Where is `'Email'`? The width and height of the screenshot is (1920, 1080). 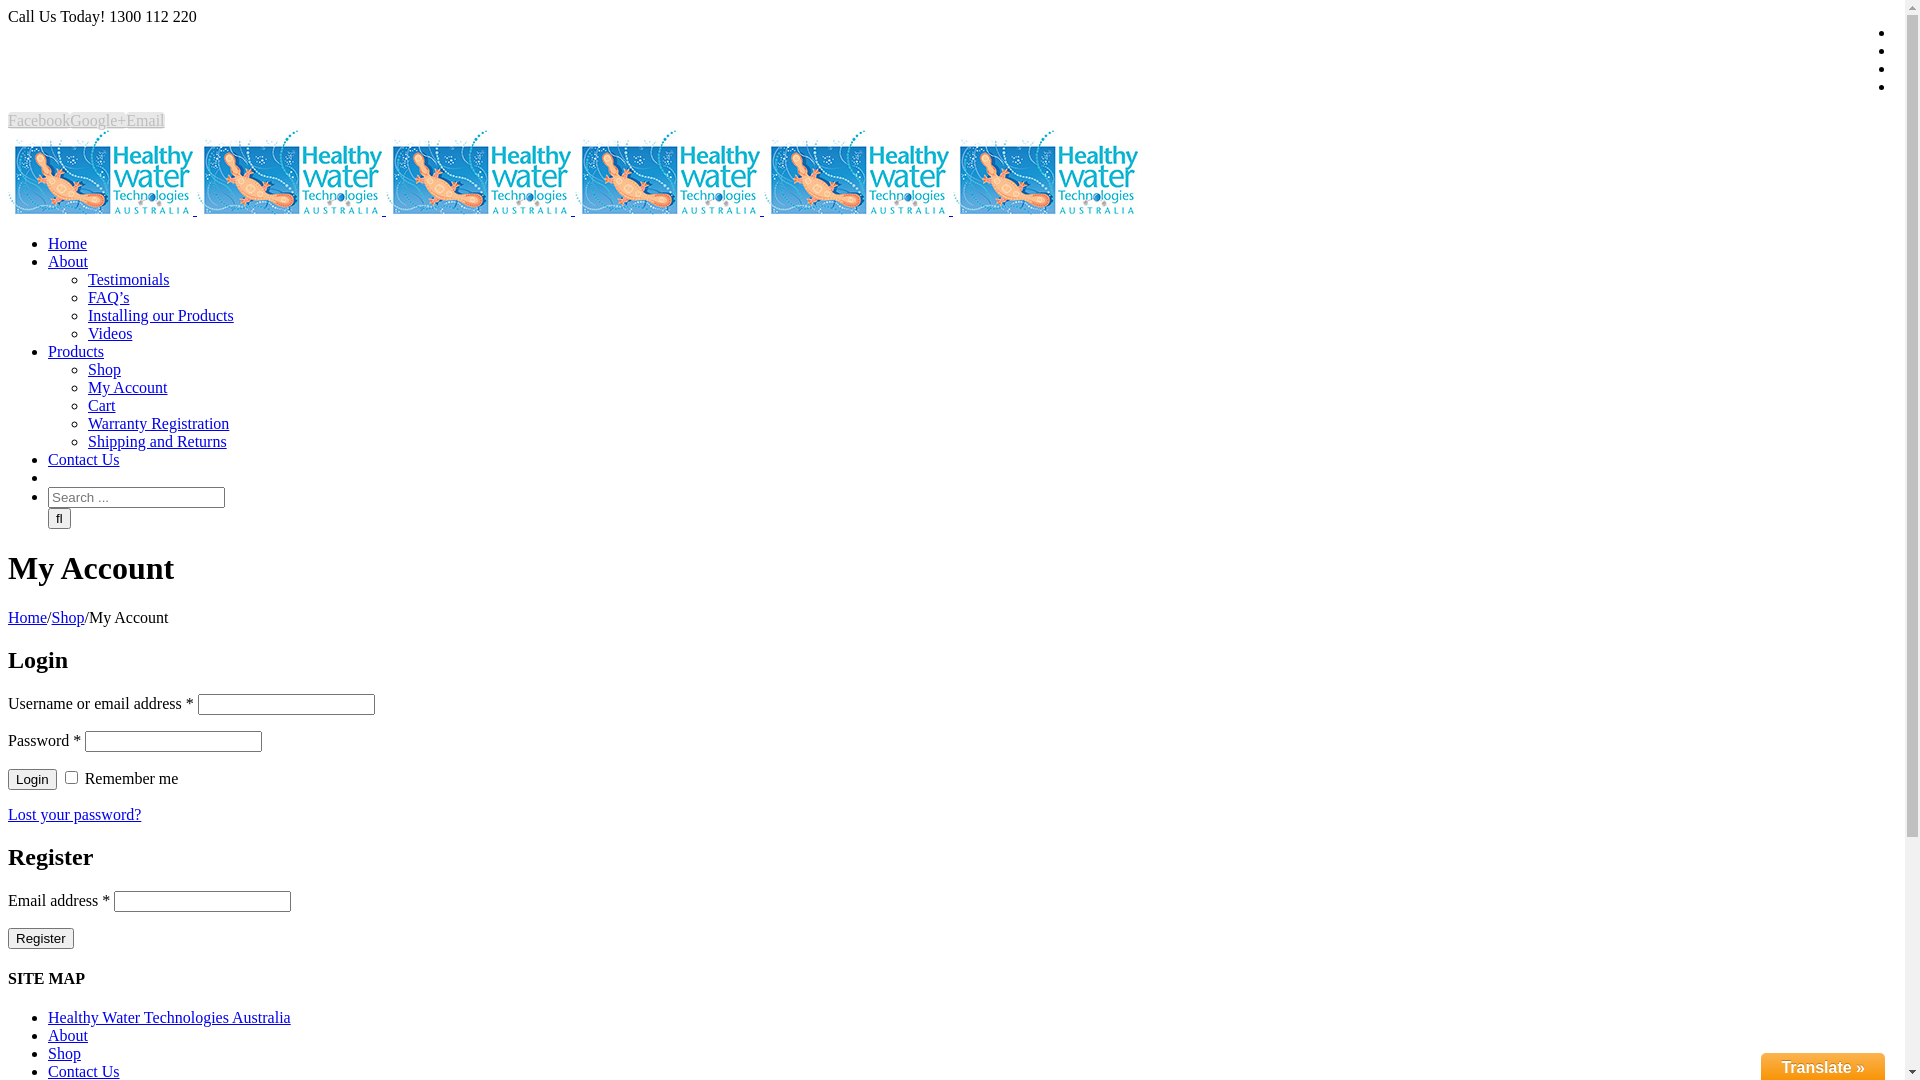 'Email' is located at coordinates (143, 120).